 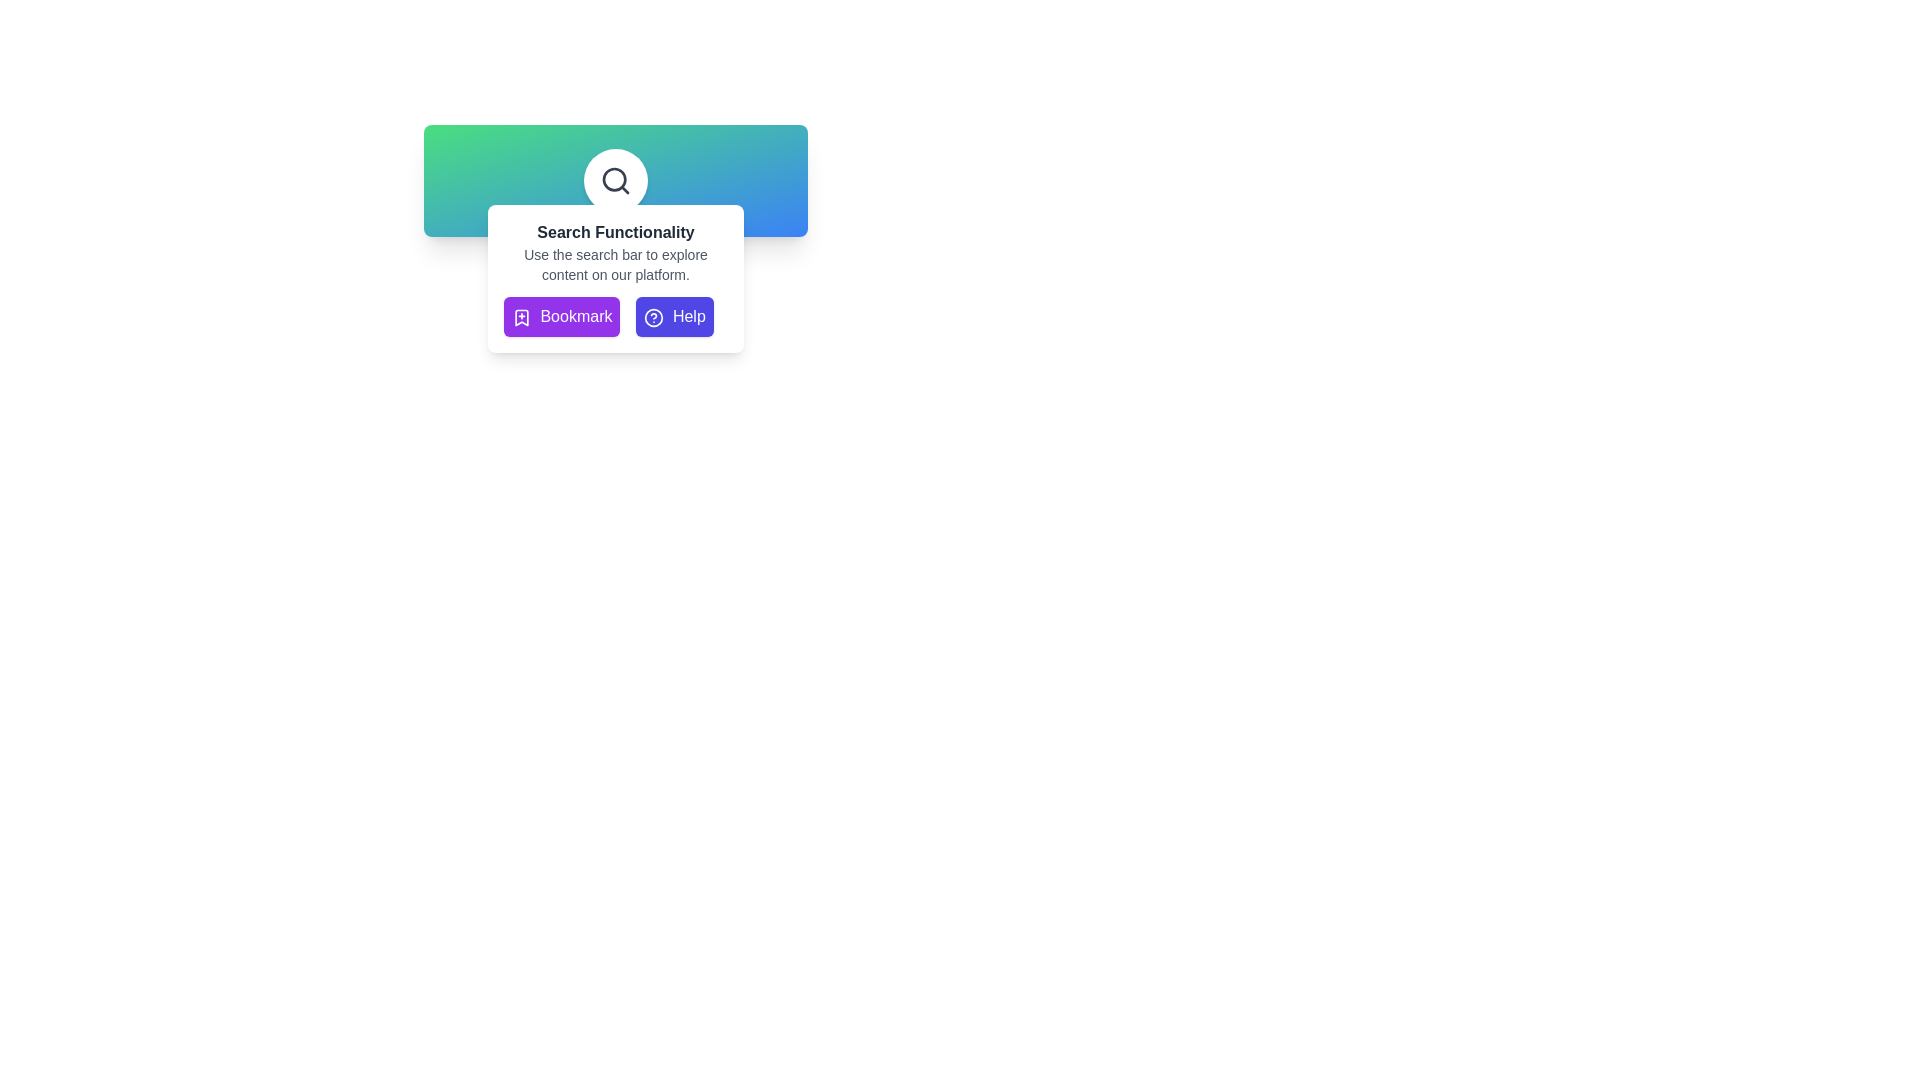 What do you see at coordinates (560, 315) in the screenshot?
I see `the 'Bookmark' button with a purple background and a plus symbol inside a bookmark icon to bookmark content` at bounding box center [560, 315].